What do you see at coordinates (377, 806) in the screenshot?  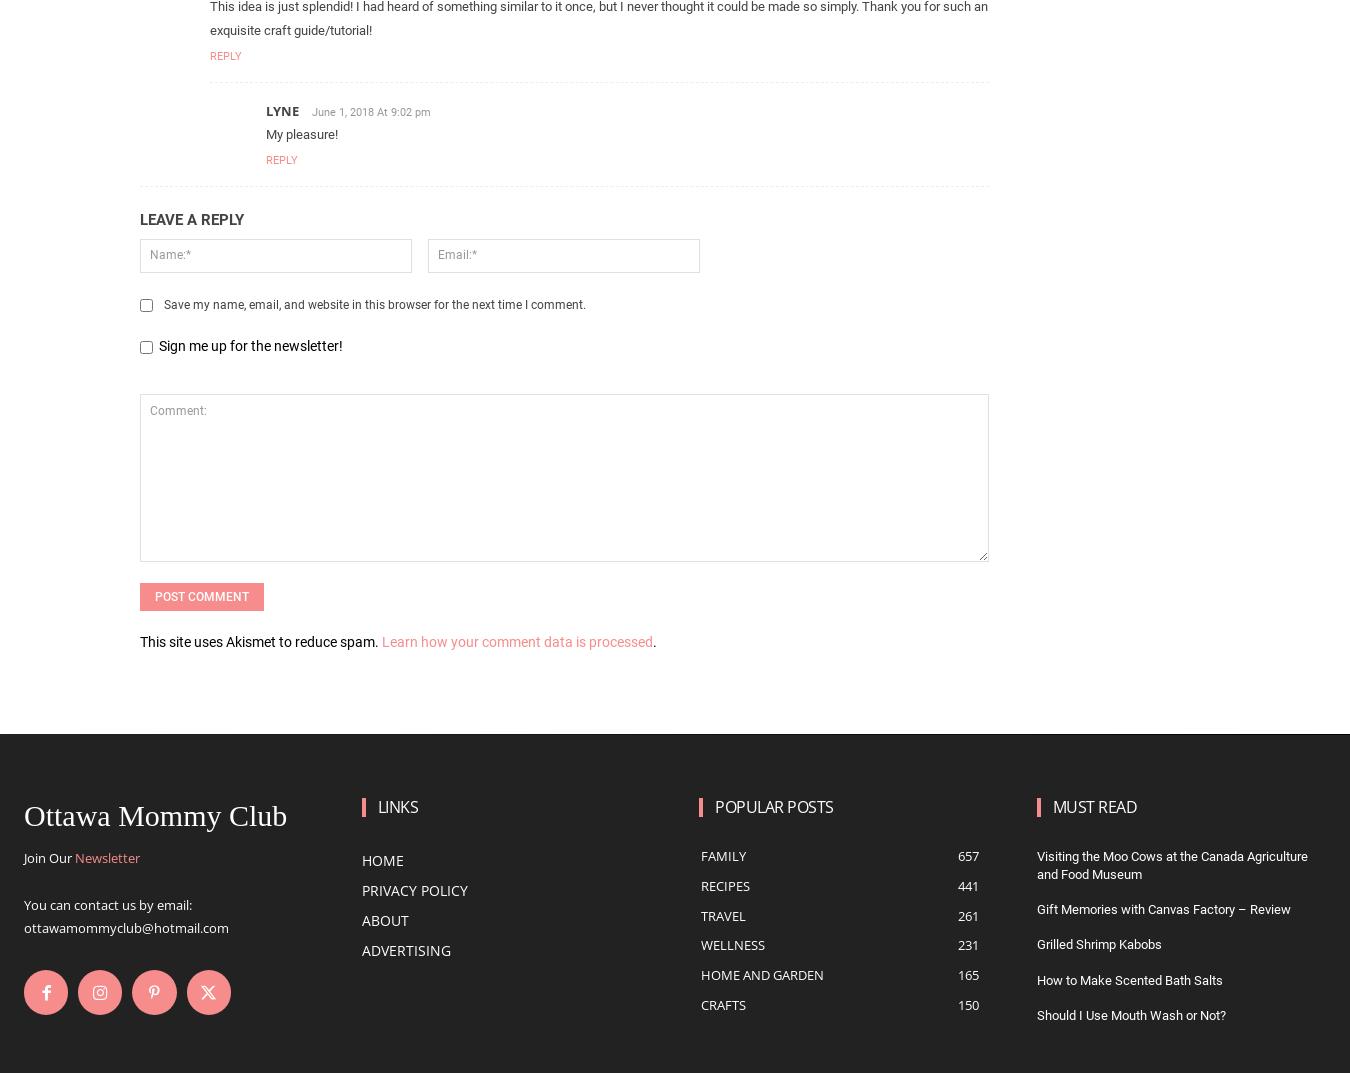 I see `'Links'` at bounding box center [377, 806].